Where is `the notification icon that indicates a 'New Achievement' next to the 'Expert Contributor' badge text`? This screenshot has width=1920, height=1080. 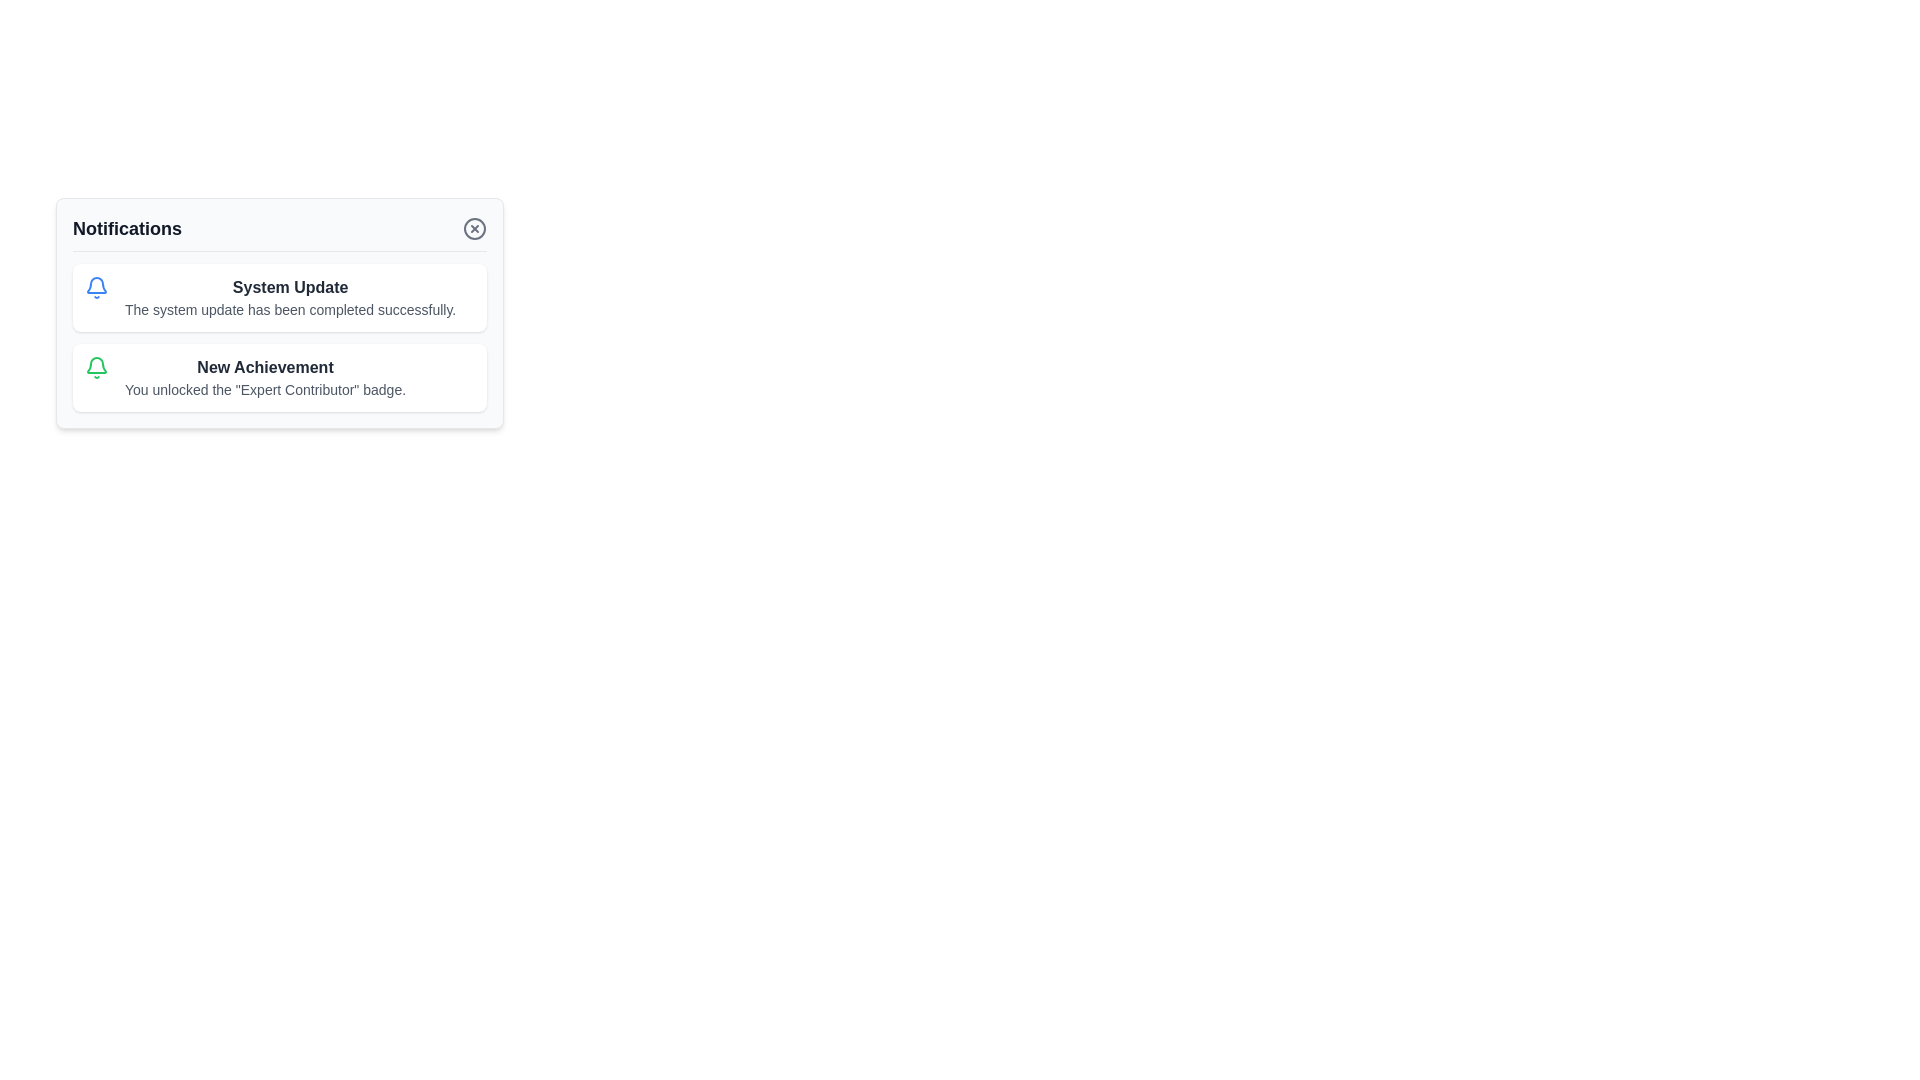 the notification icon that indicates a 'New Achievement' next to the 'Expert Contributor' badge text is located at coordinates (95, 367).